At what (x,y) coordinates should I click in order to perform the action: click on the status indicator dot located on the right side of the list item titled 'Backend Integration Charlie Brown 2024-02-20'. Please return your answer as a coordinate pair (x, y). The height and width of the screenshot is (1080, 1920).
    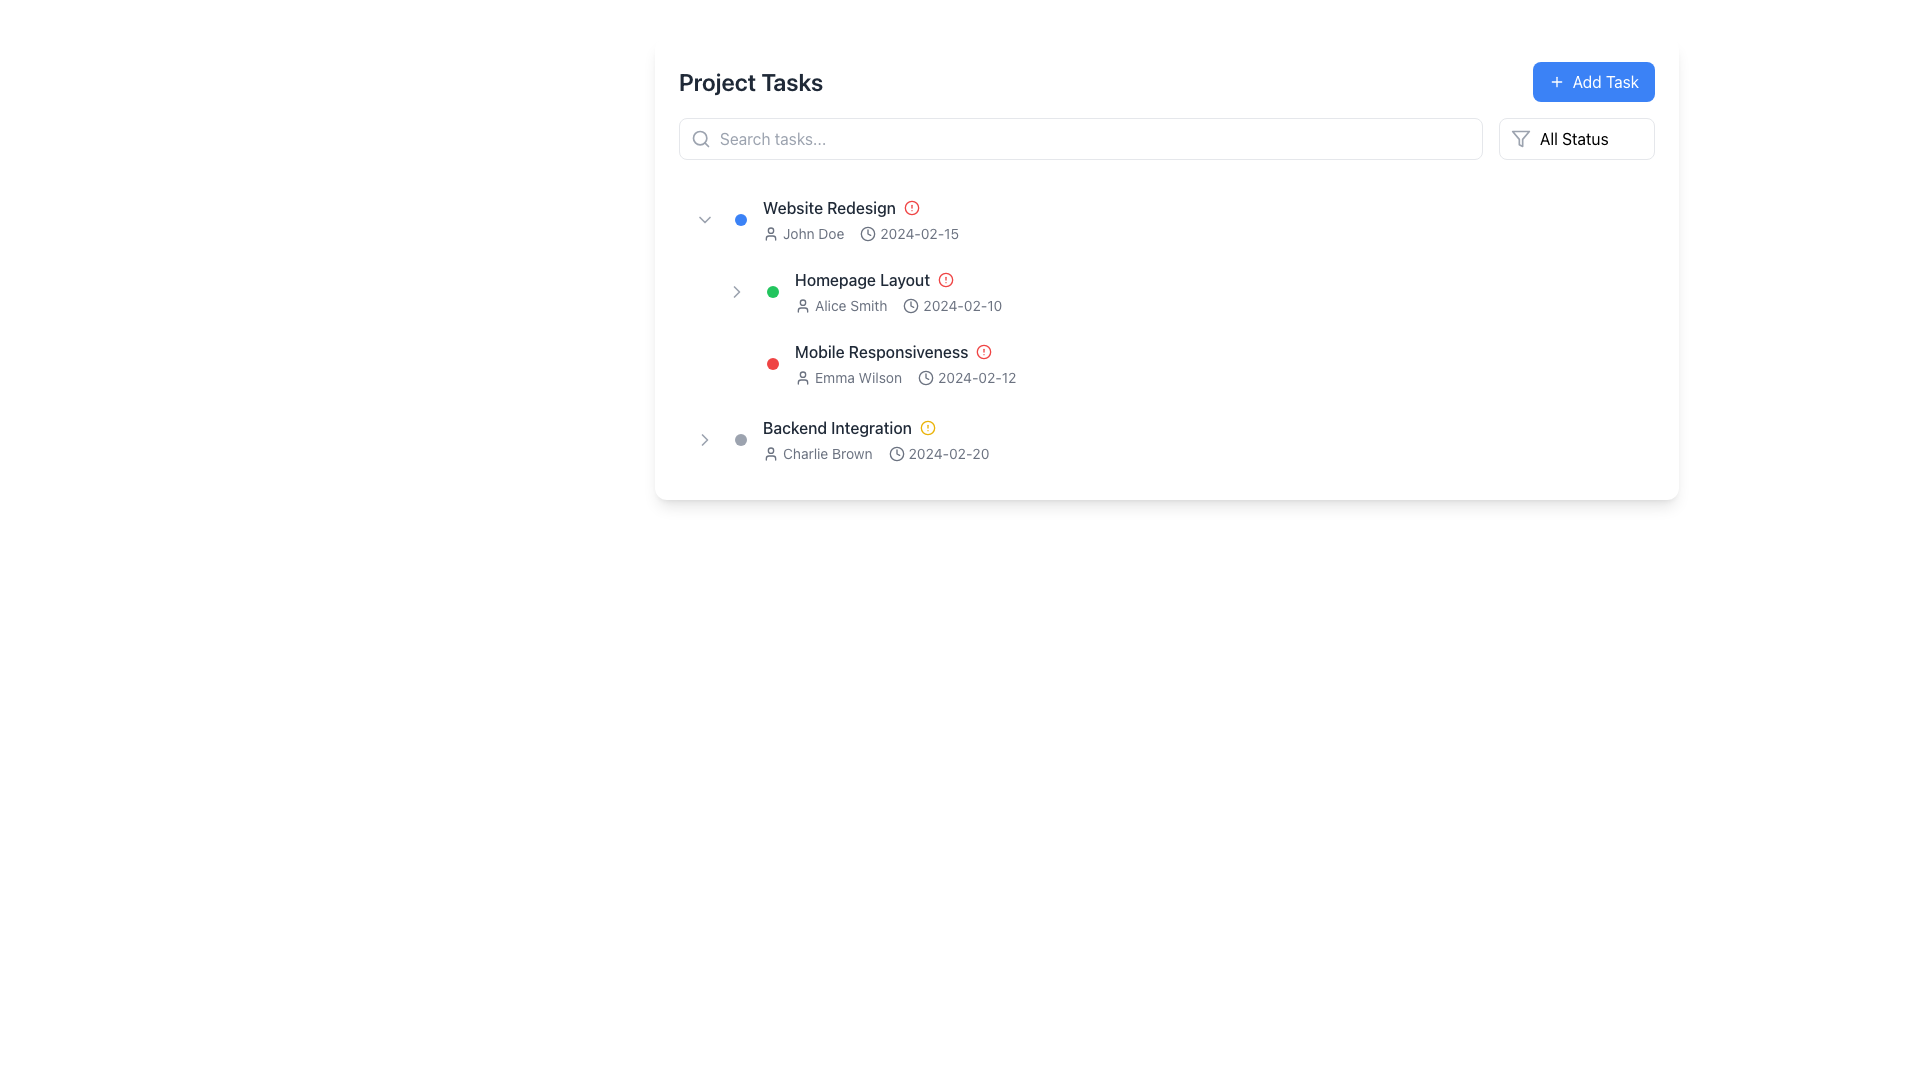
    Looking at the image, I should click on (739, 438).